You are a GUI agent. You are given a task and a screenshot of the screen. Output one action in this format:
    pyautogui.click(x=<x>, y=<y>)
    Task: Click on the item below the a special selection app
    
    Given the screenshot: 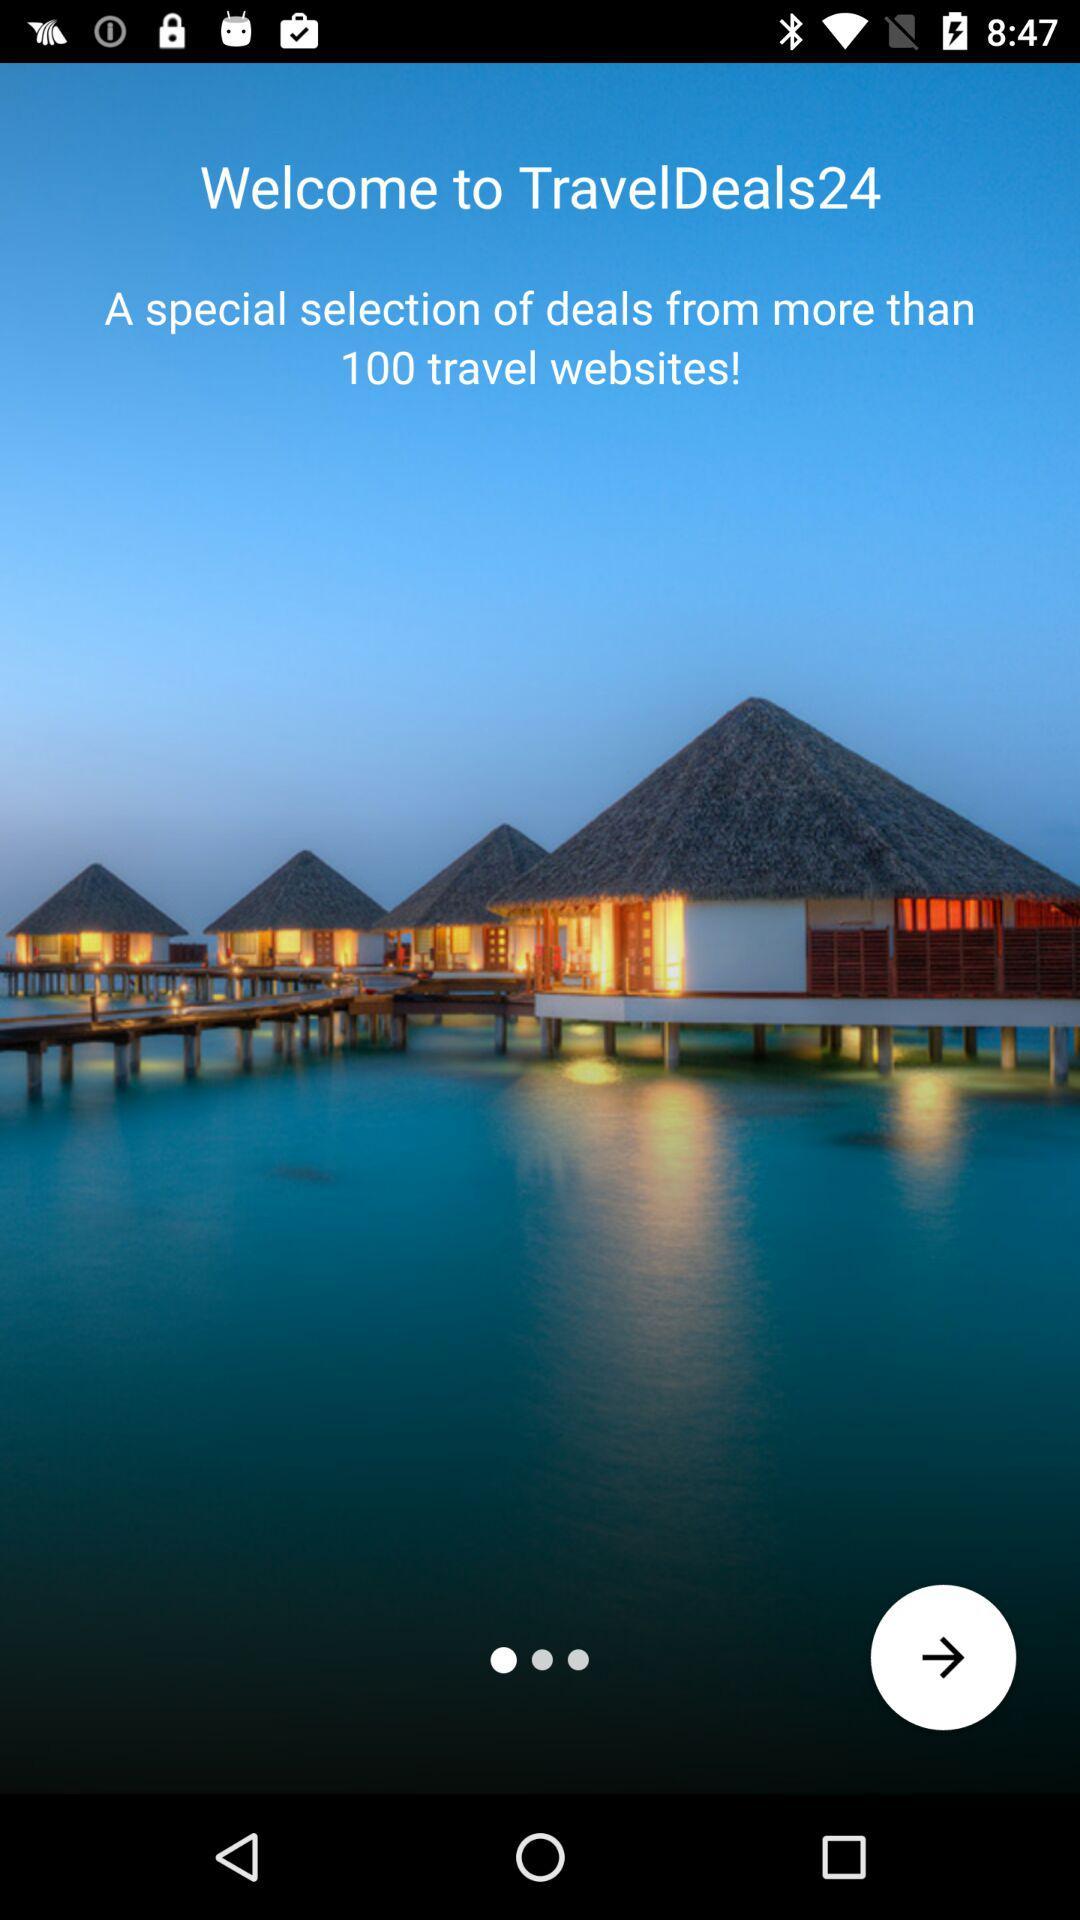 What is the action you would take?
    pyautogui.click(x=943, y=1657)
    